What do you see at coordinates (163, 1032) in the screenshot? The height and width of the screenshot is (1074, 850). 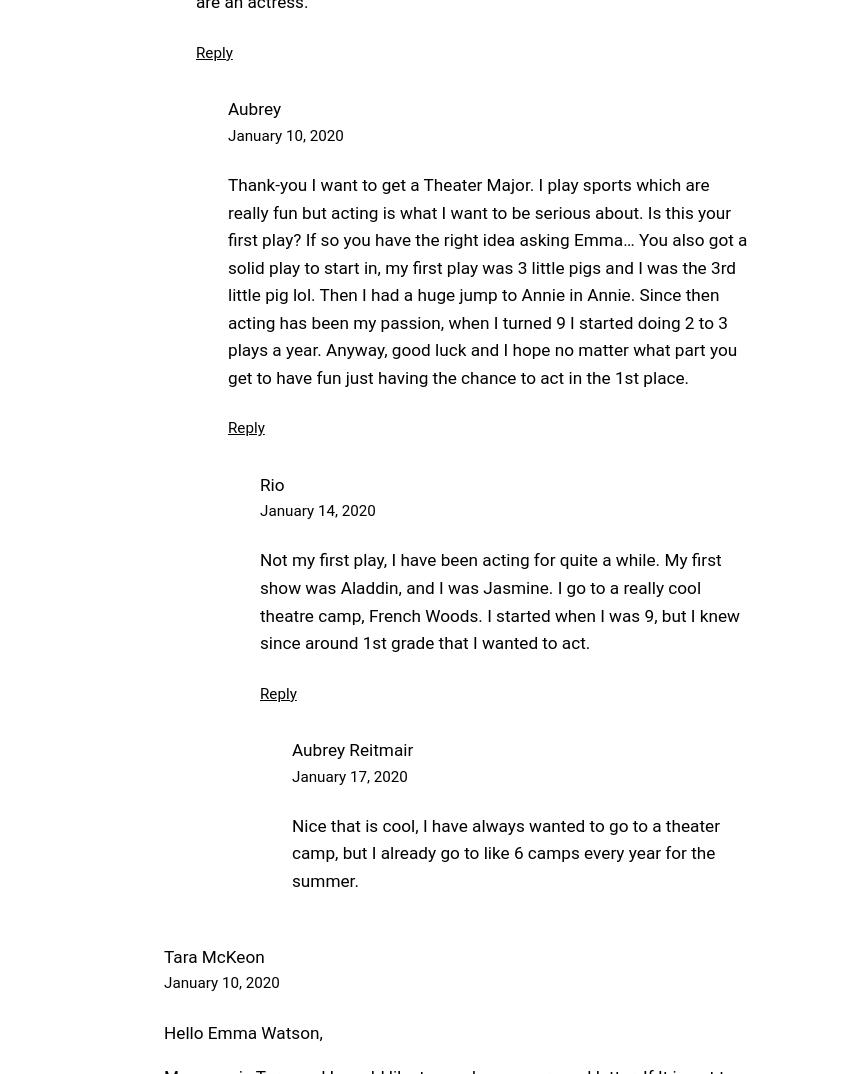 I see `'Hello Emma Watson,'` at bounding box center [163, 1032].